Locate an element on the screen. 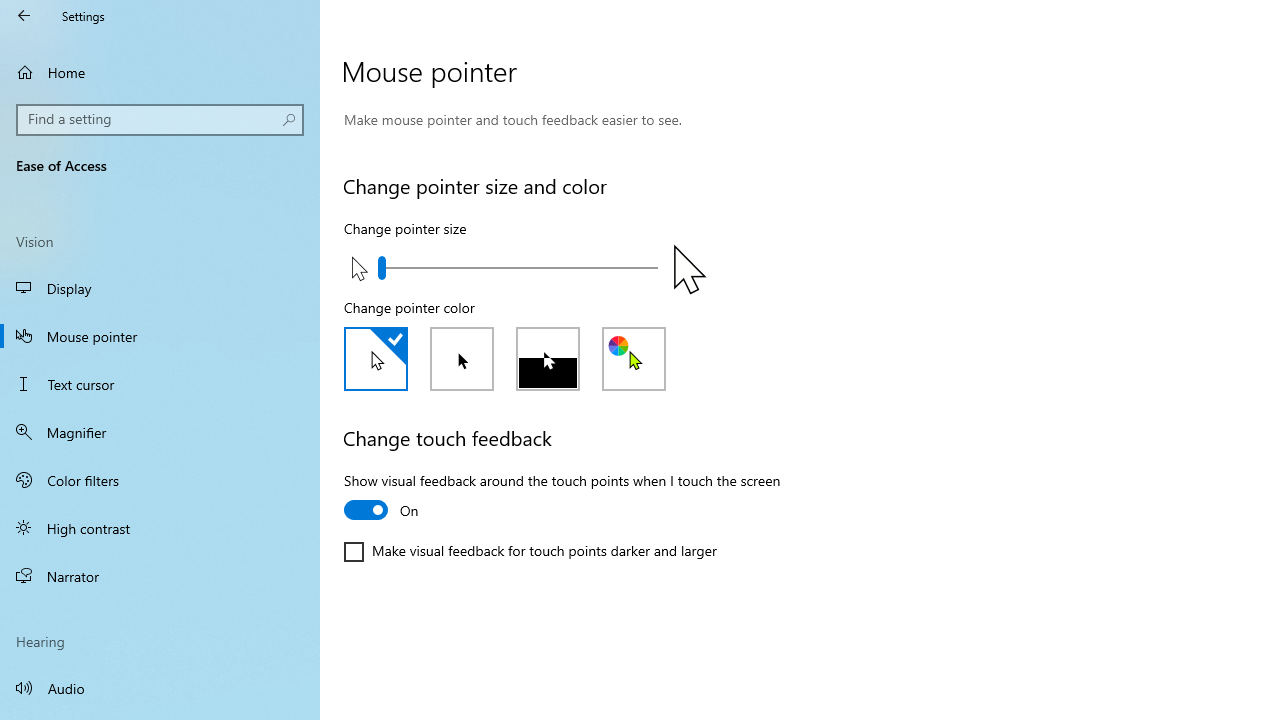  'Make visual feedback for touch points darker and larger' is located at coordinates (530, 551).